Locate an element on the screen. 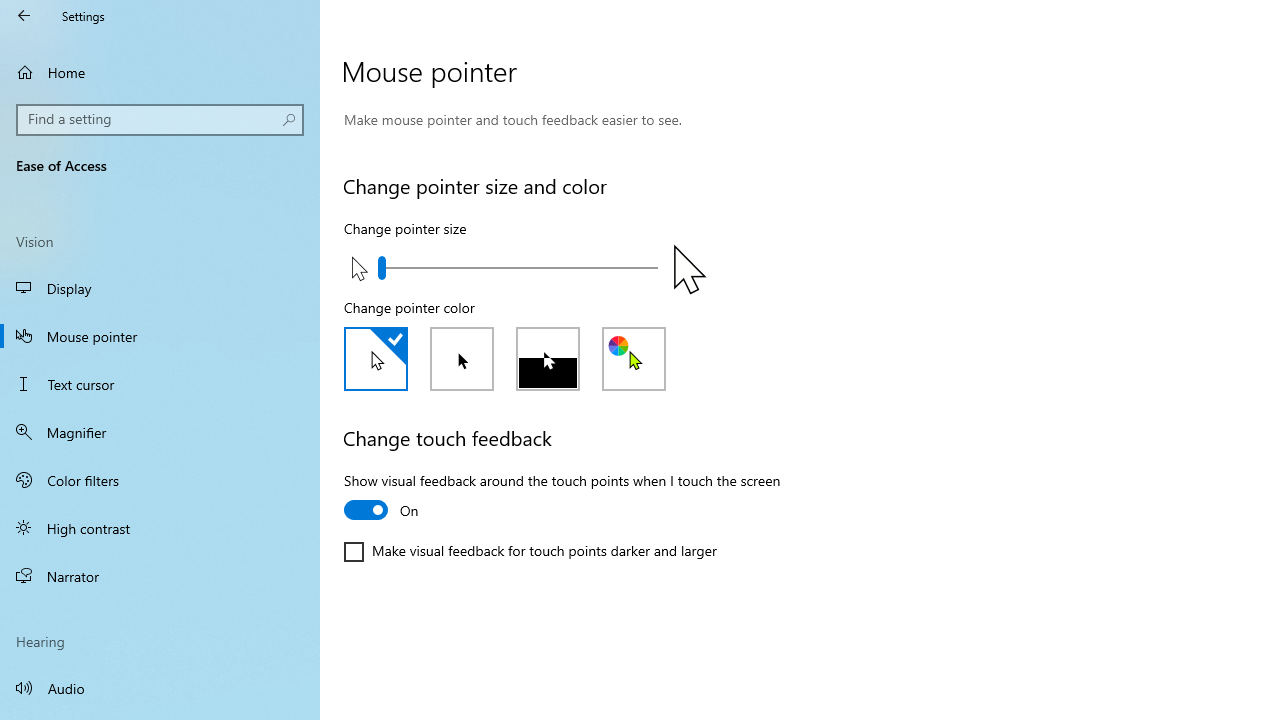  'Make visual feedback for touch points darker and larger' is located at coordinates (530, 551).